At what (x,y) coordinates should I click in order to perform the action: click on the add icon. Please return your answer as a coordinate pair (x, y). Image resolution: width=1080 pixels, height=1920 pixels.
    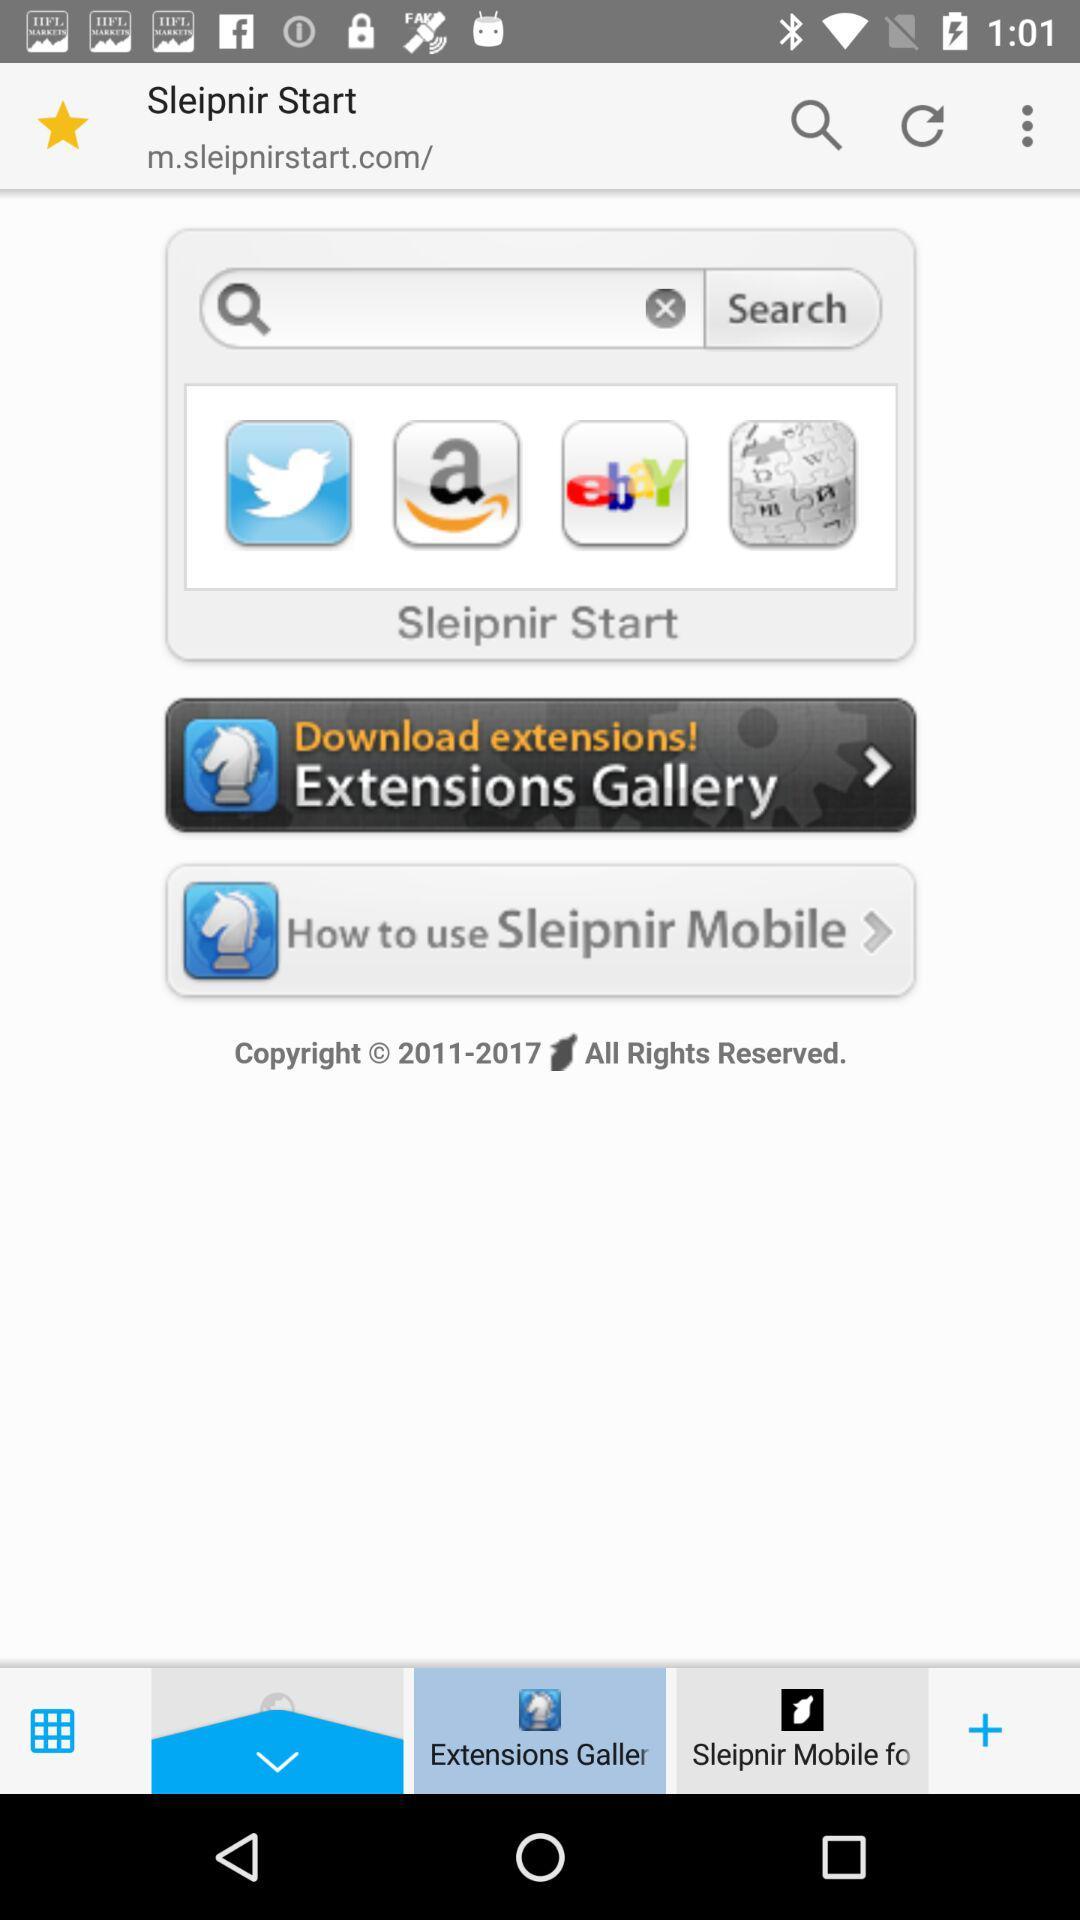
    Looking at the image, I should click on (985, 1730).